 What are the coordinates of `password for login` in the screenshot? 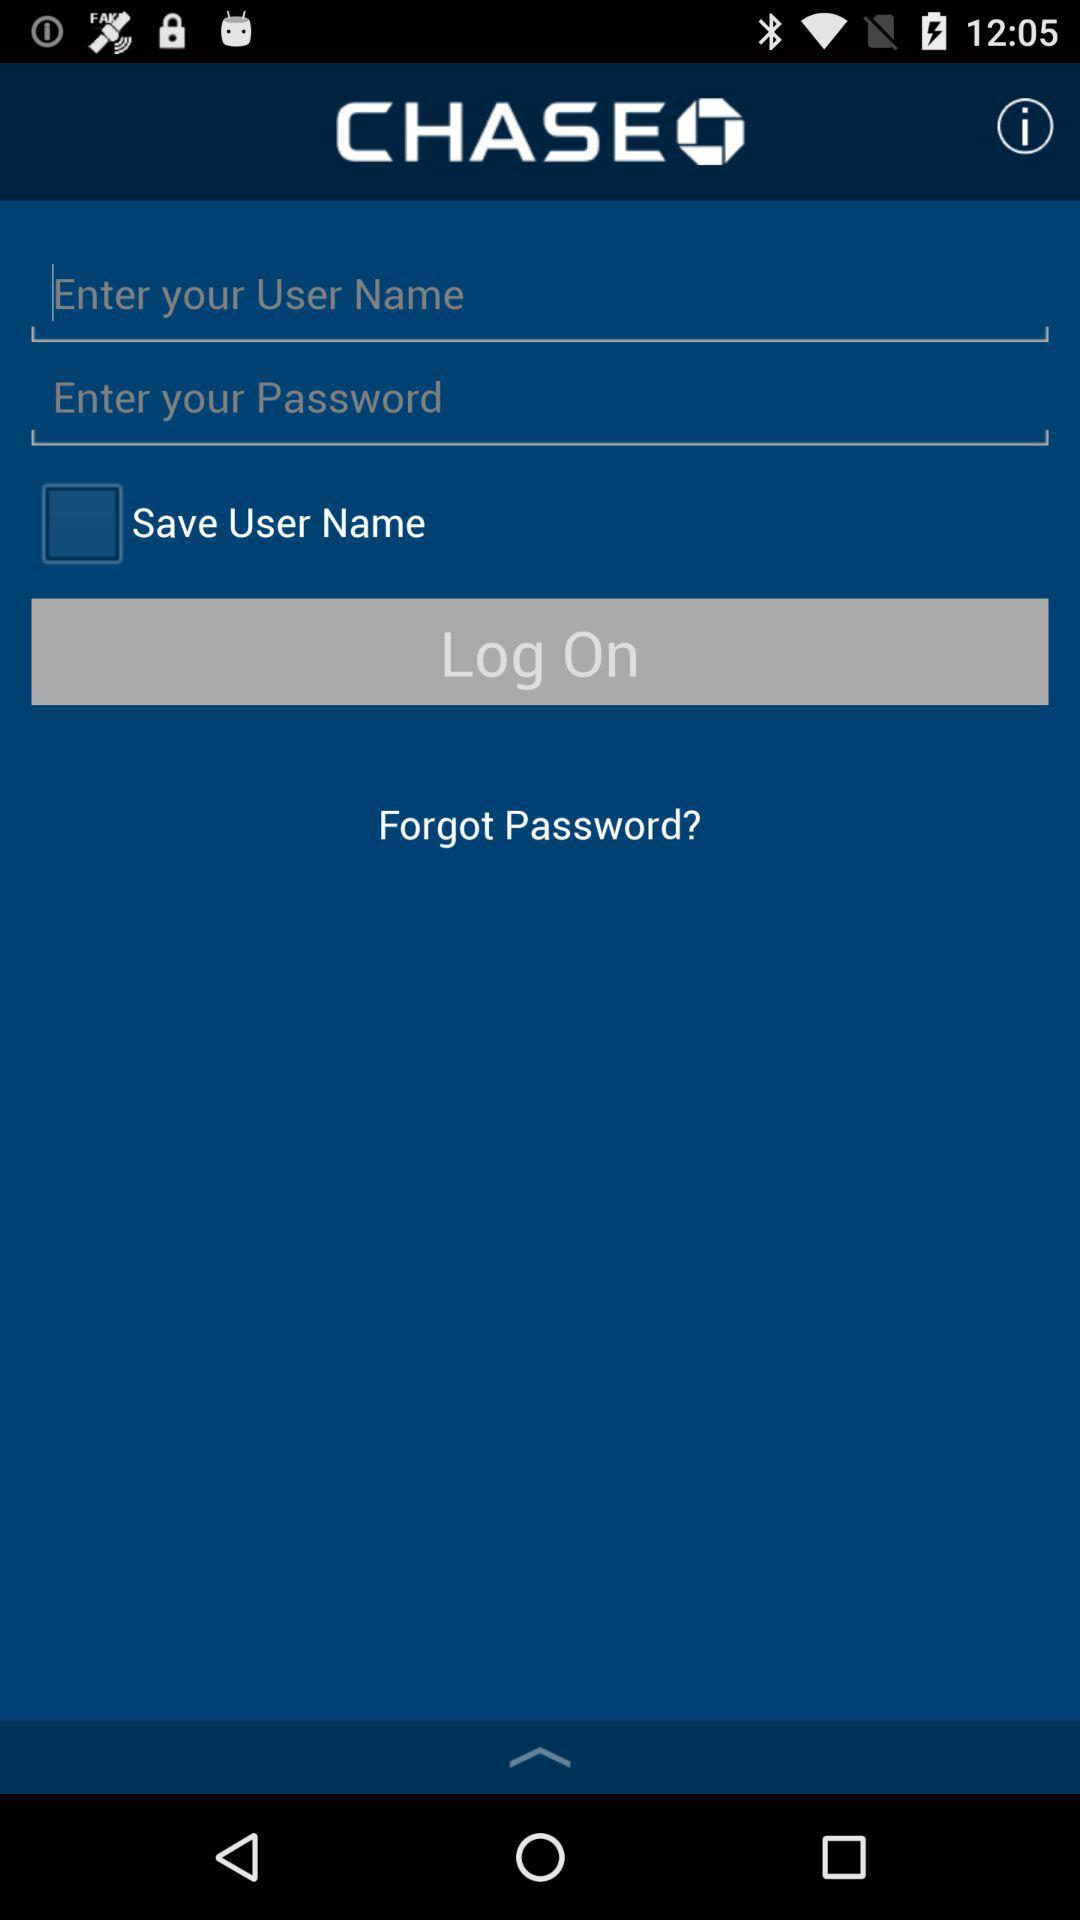 It's located at (540, 395).